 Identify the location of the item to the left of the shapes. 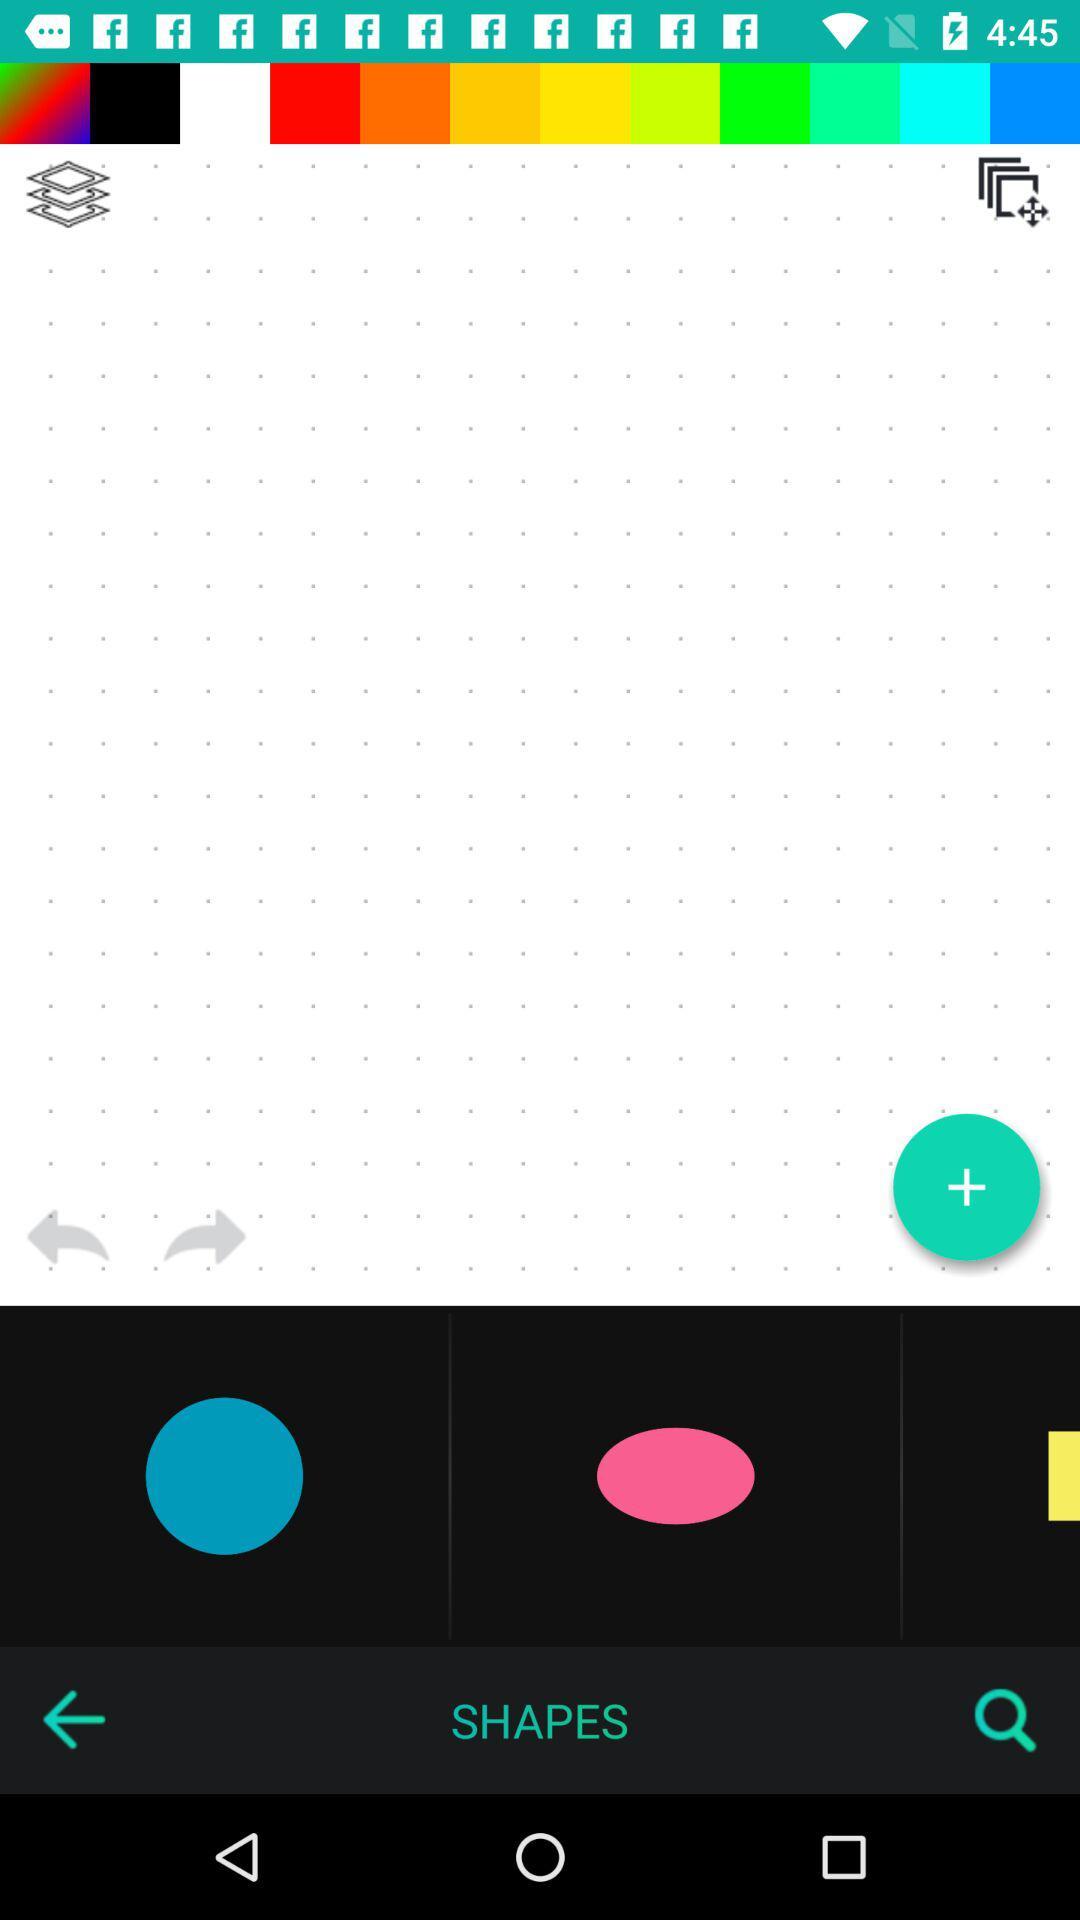
(72, 1719).